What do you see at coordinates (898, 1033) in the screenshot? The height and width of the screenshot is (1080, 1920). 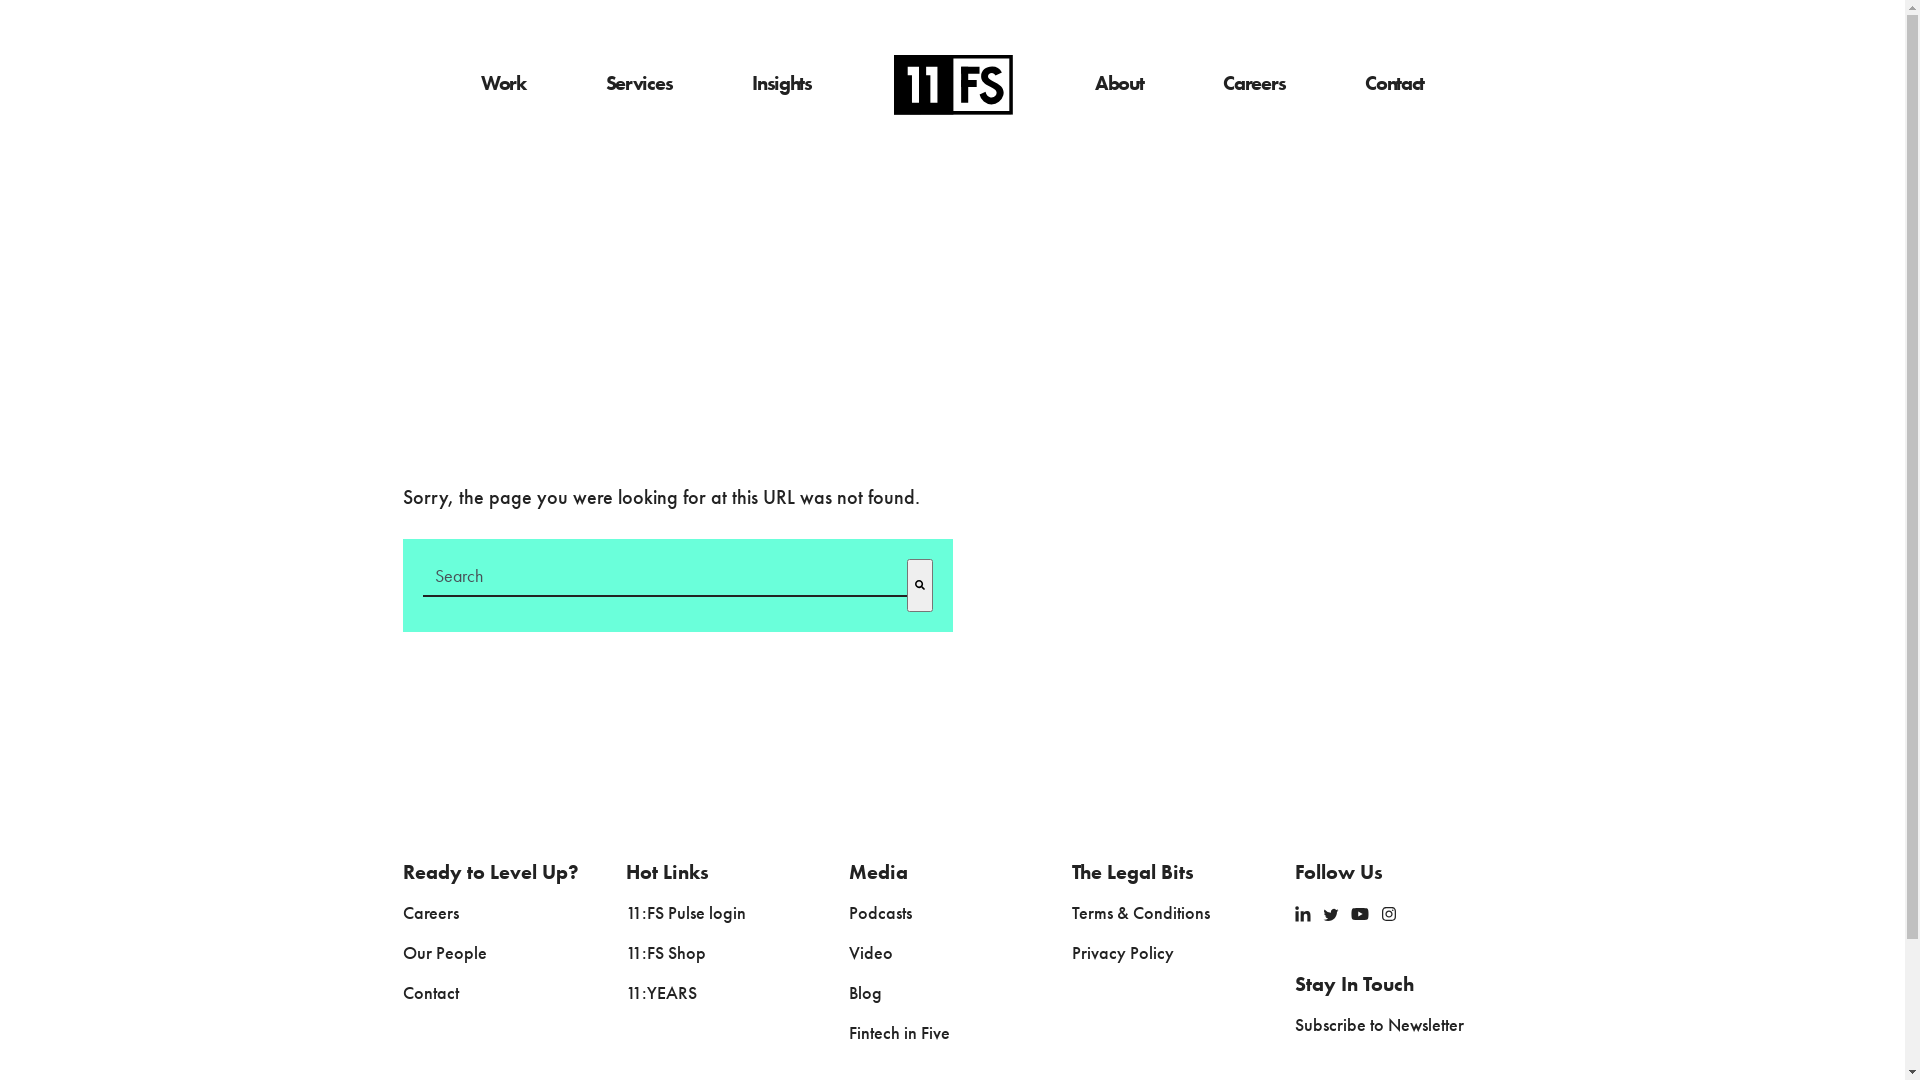 I see `'Fintech in Five'` at bounding box center [898, 1033].